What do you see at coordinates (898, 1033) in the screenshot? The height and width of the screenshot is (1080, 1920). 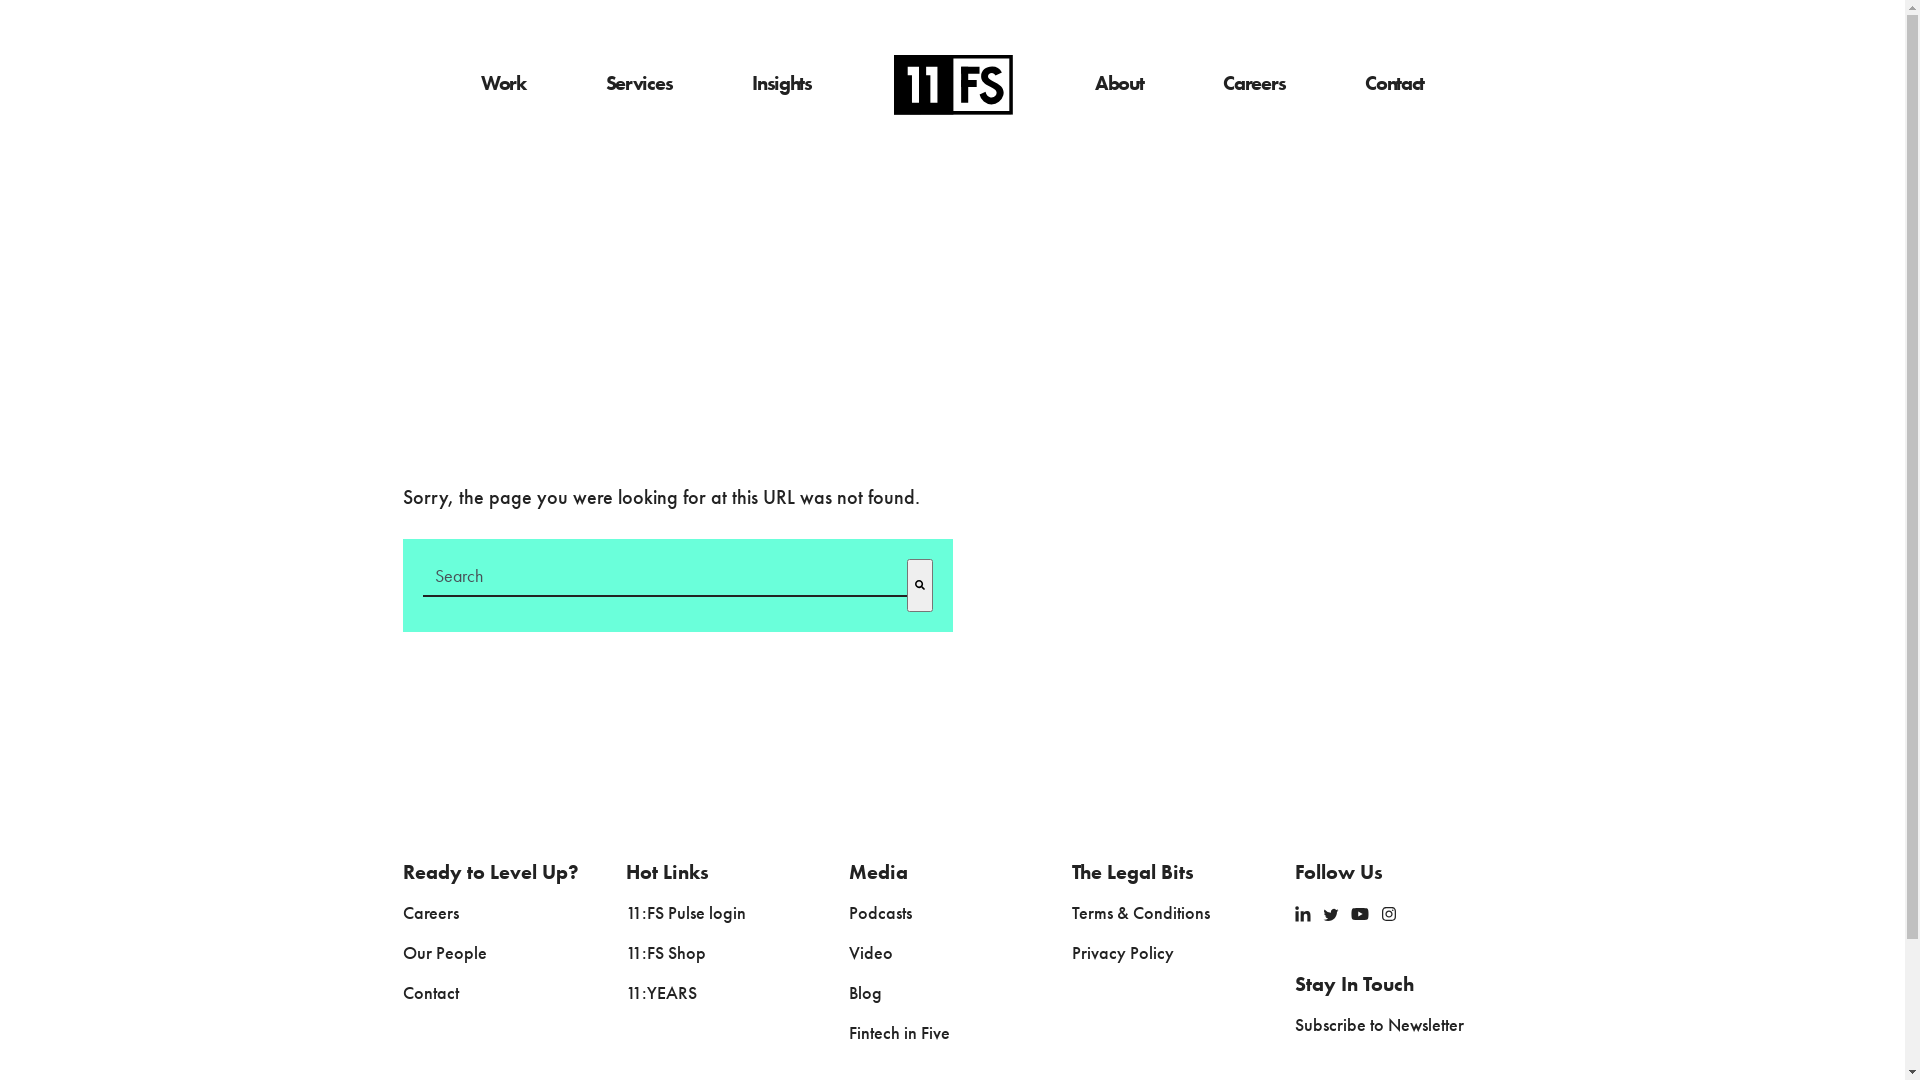 I see `'Fintech in Five'` at bounding box center [898, 1033].